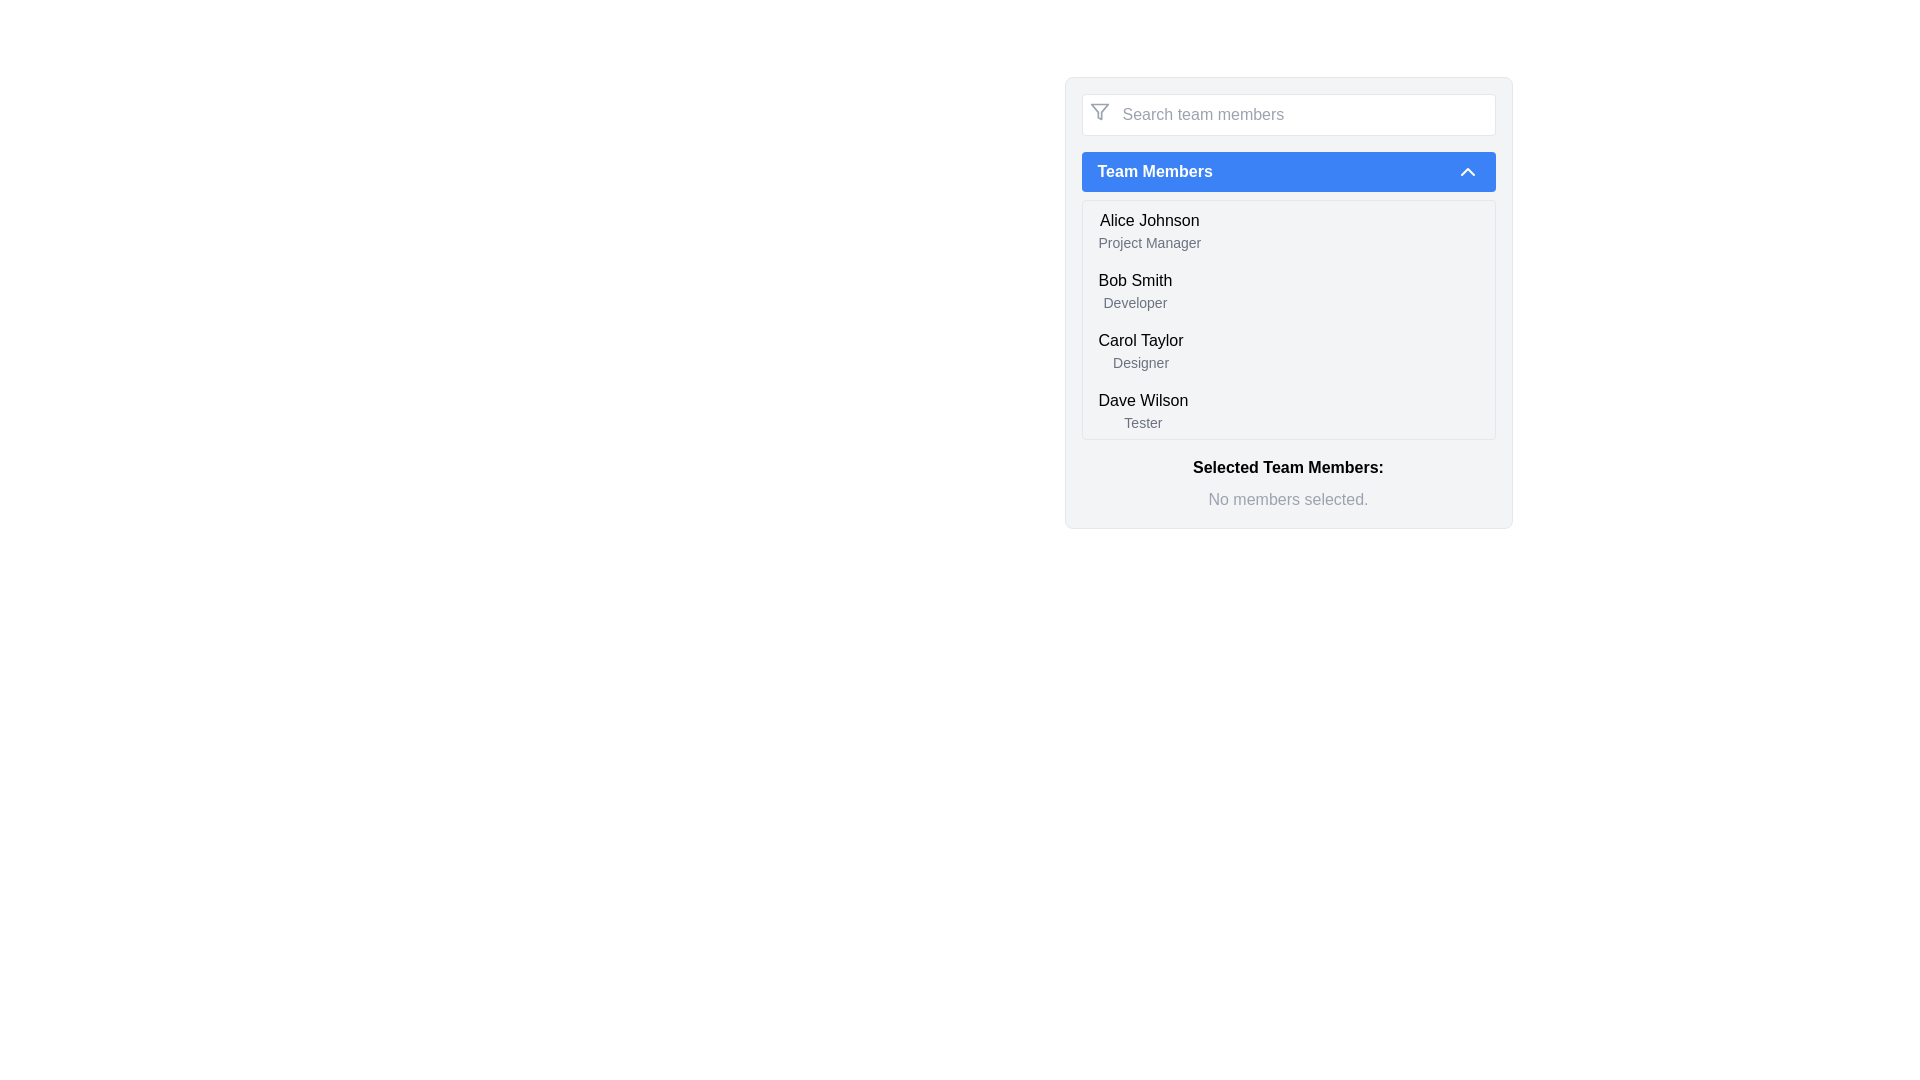 Image resolution: width=1920 pixels, height=1080 pixels. Describe the element at coordinates (1098, 111) in the screenshot. I see `the filter button located` at that location.